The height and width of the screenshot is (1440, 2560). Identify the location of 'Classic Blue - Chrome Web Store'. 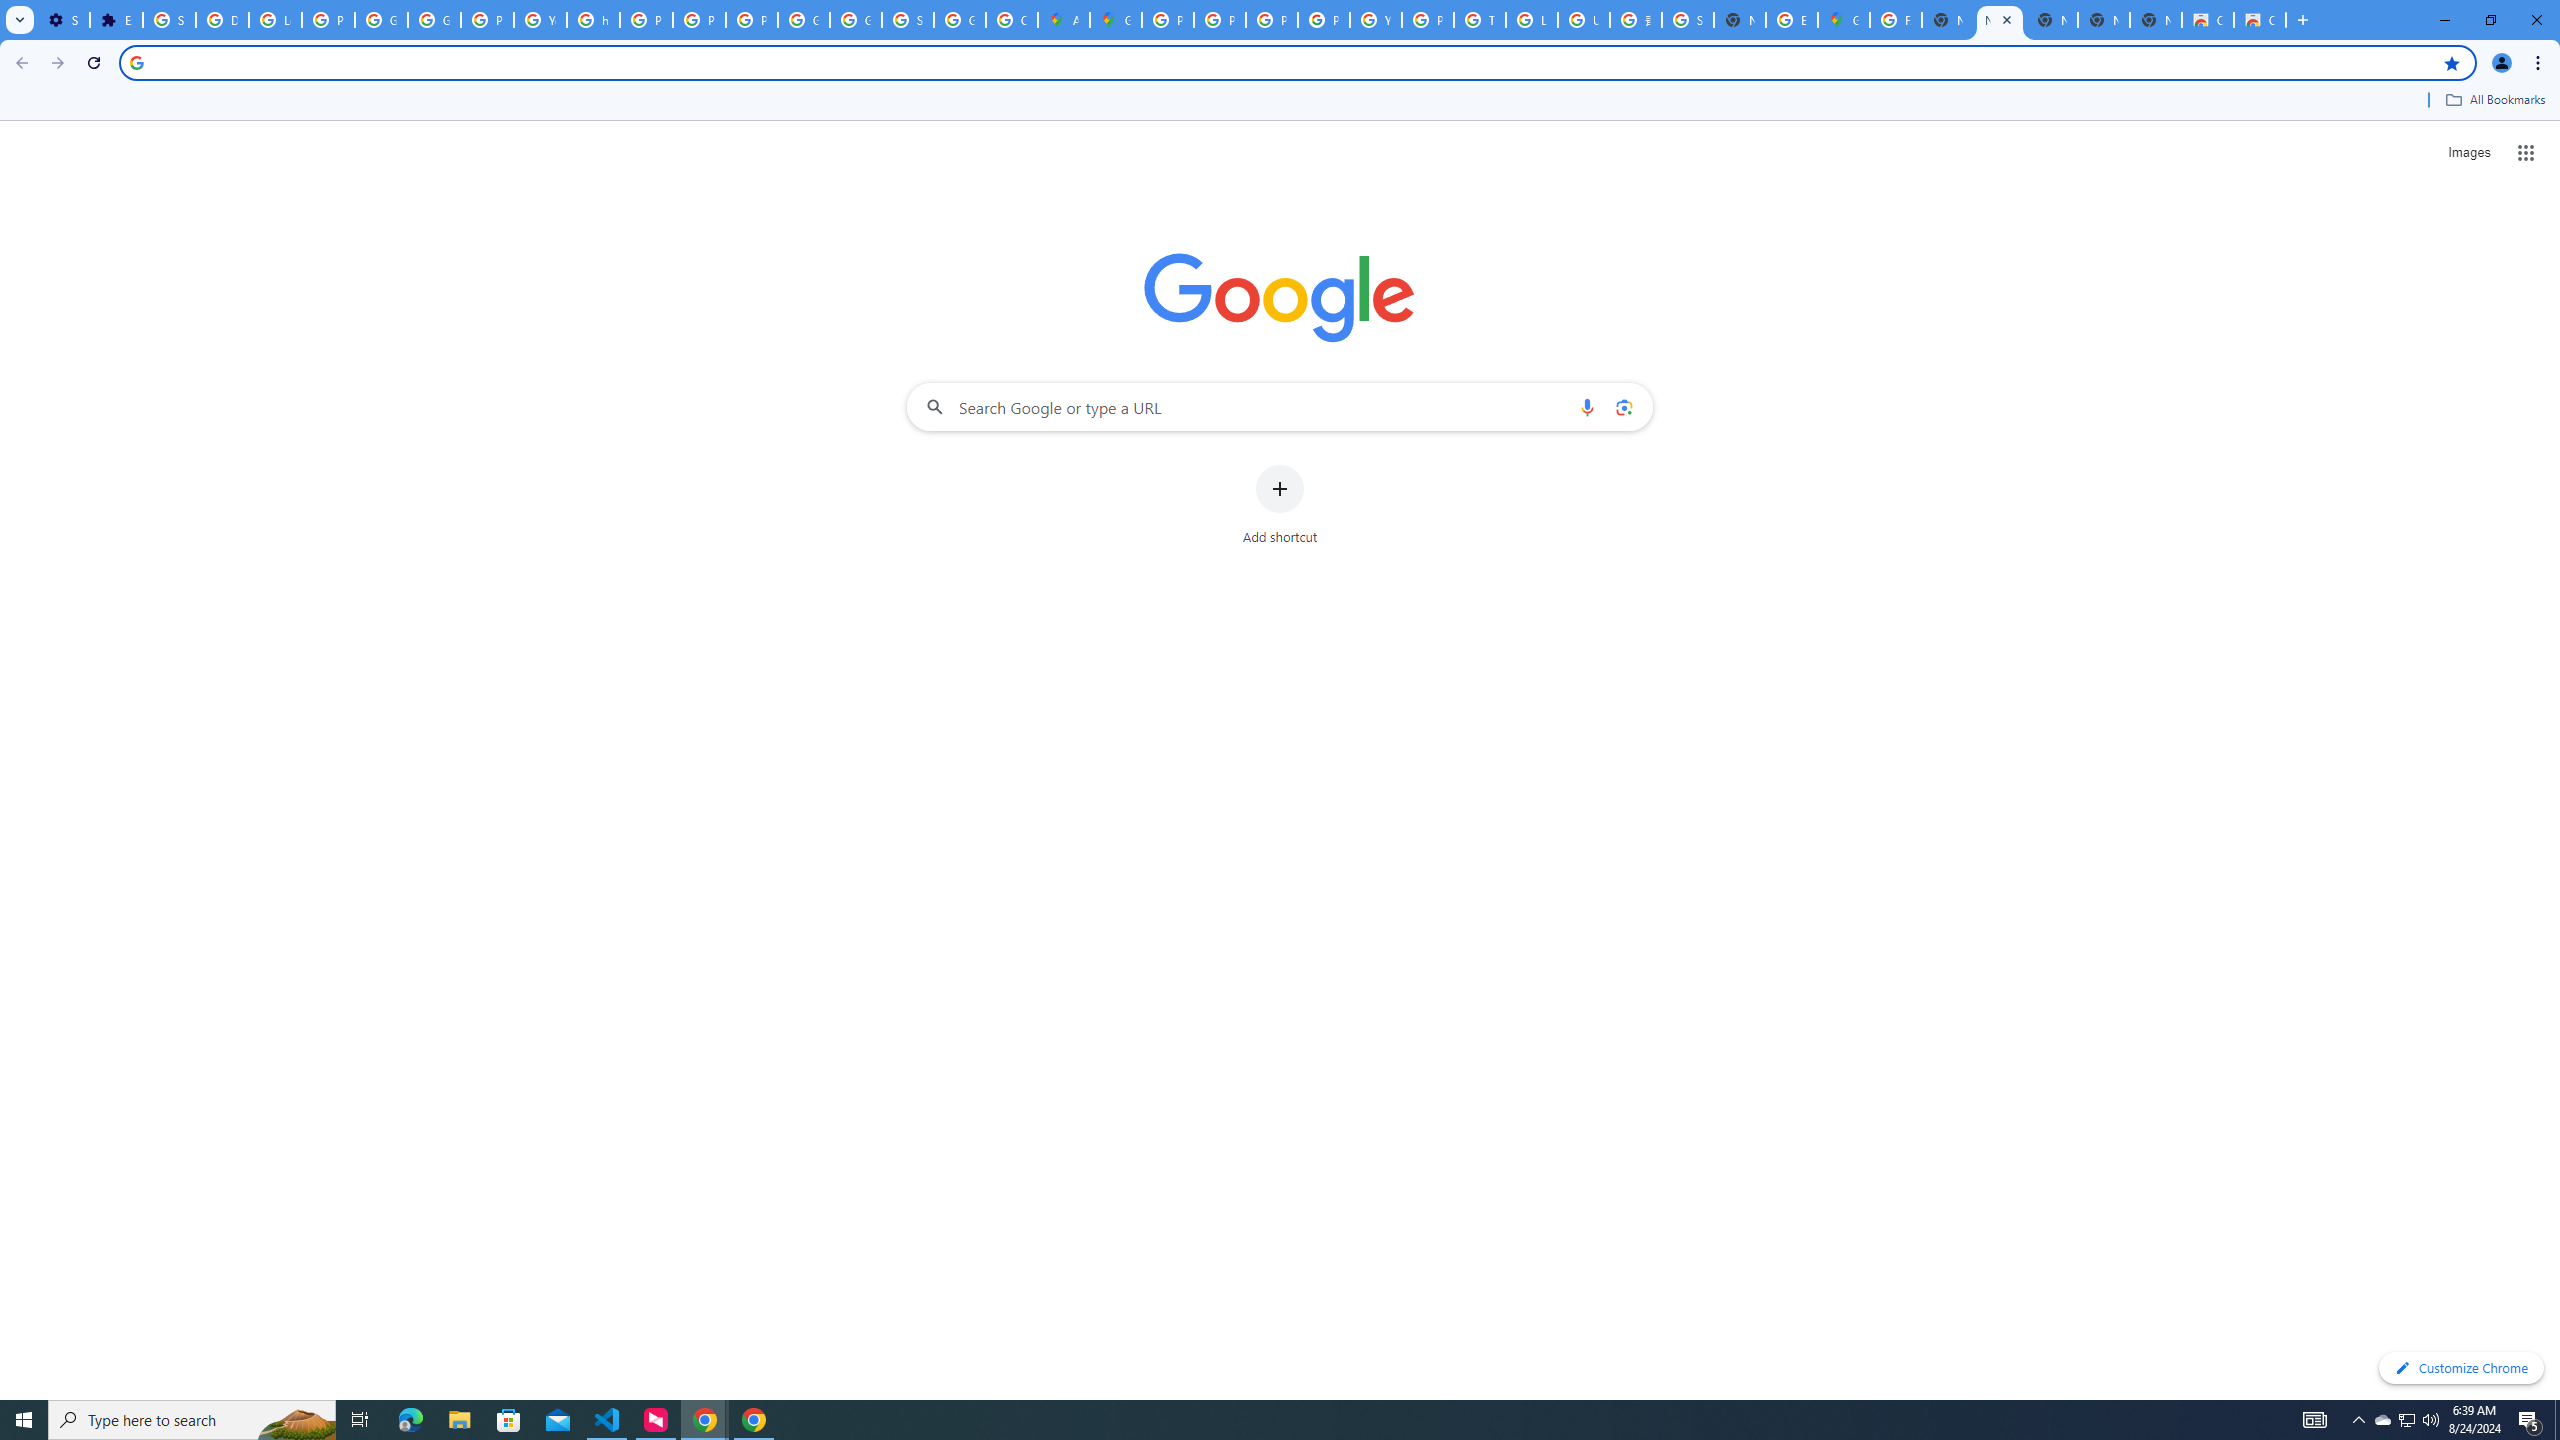
(2258, 19).